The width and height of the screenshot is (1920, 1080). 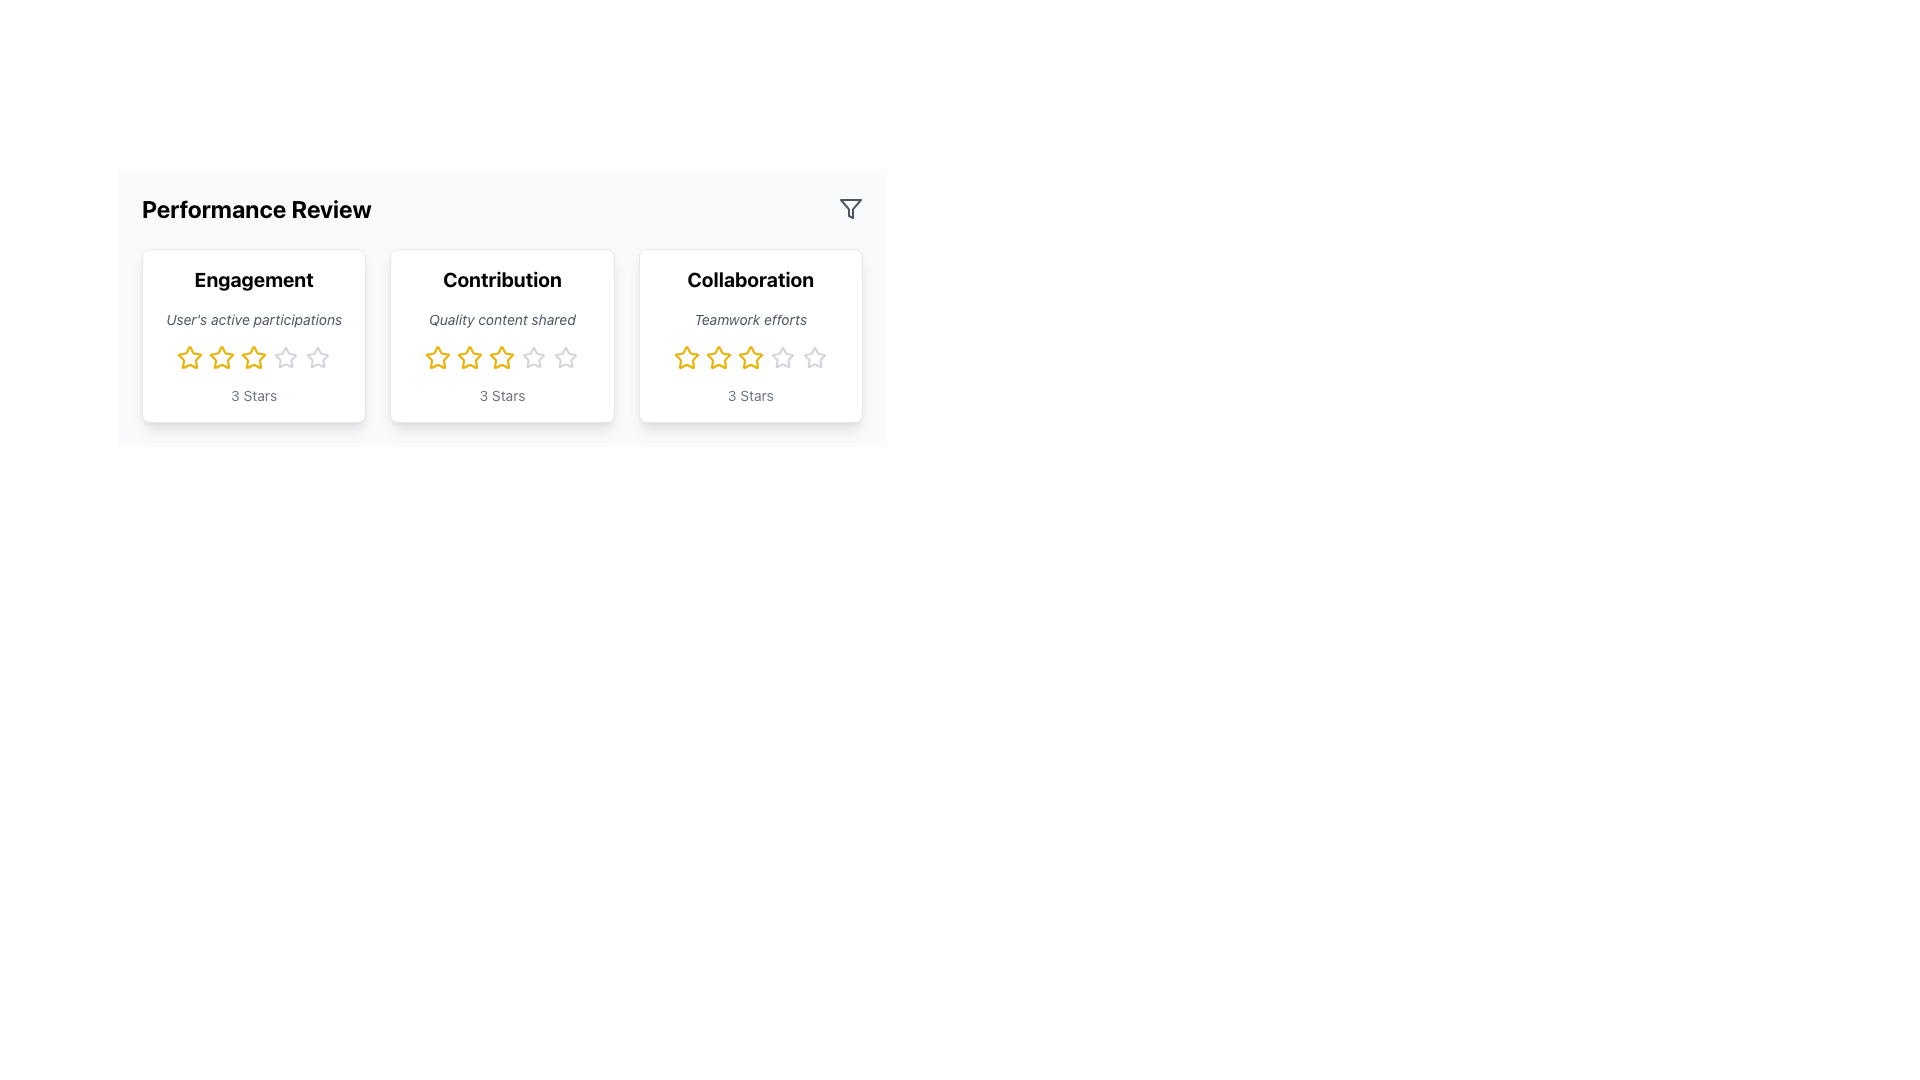 I want to click on the second golden yellow star-shaped rating icon in the 'Contribution' performance card, so click(x=437, y=357).